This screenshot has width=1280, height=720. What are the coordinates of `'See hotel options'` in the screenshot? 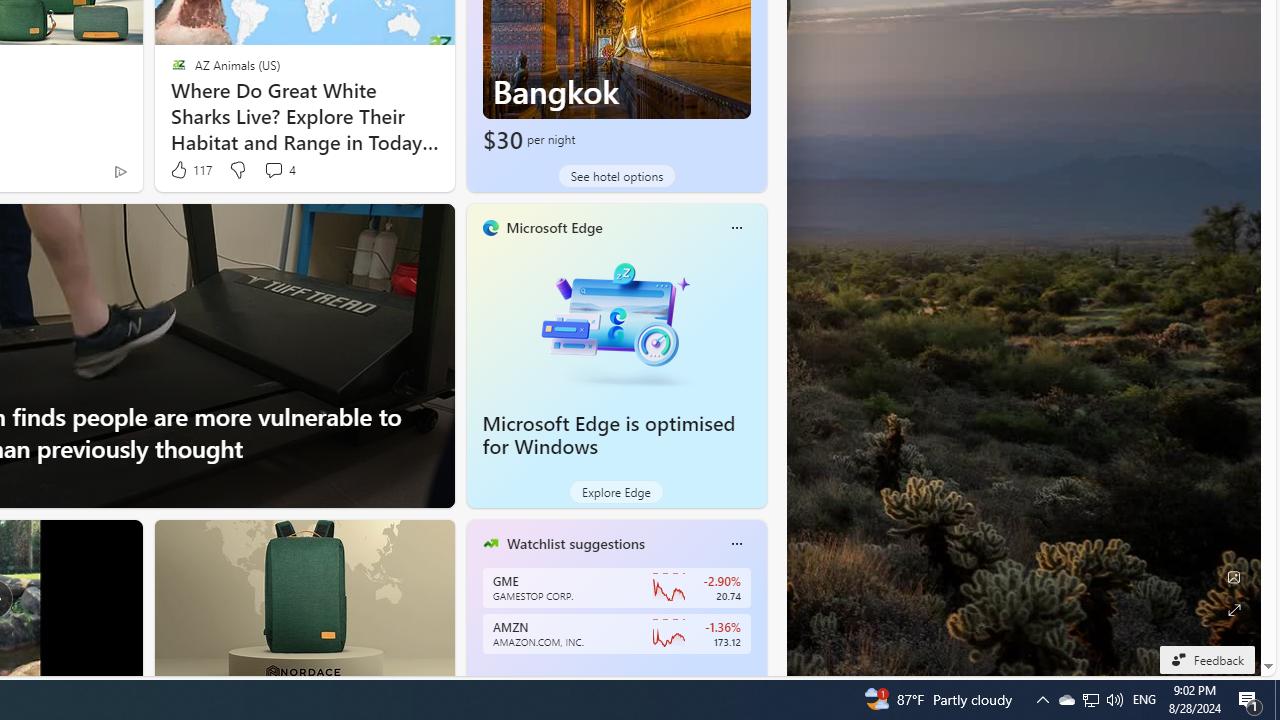 It's located at (615, 175).